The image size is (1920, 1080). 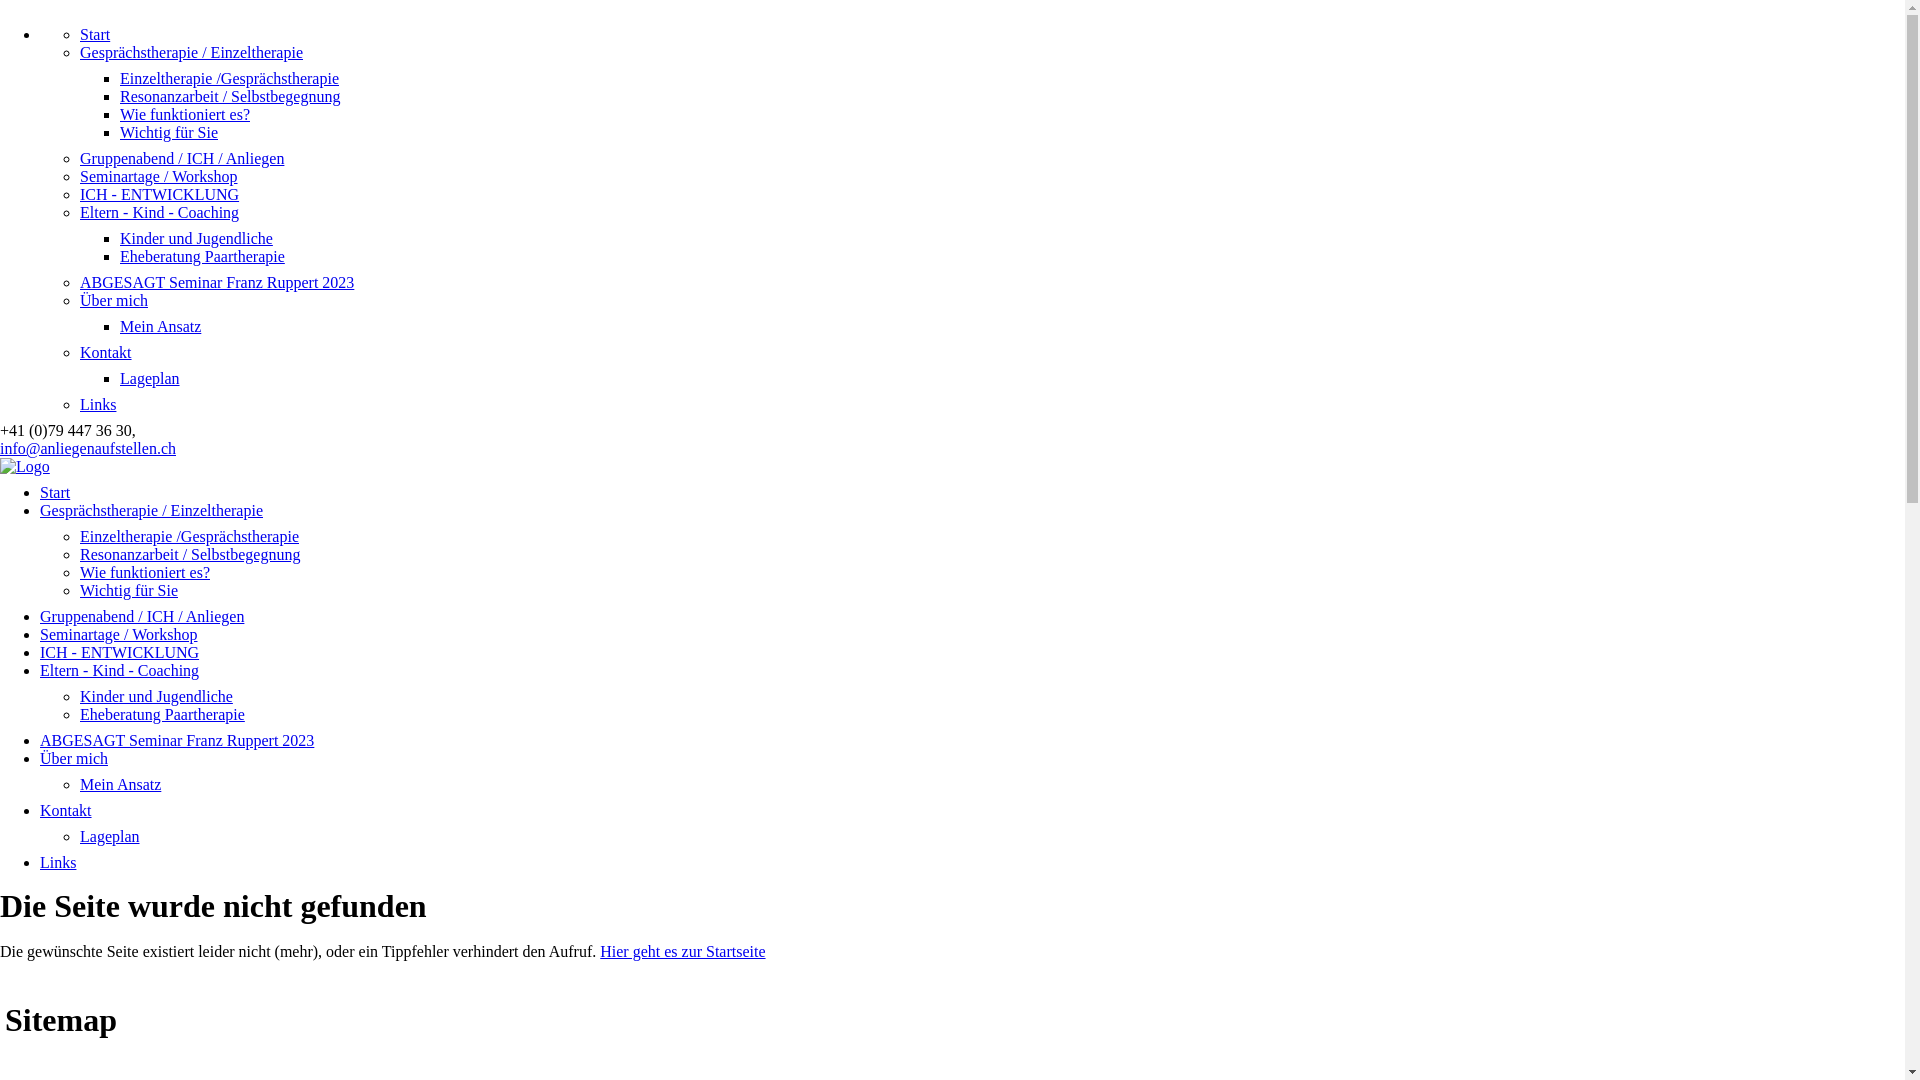 I want to click on 'Links', so click(x=96, y=404).